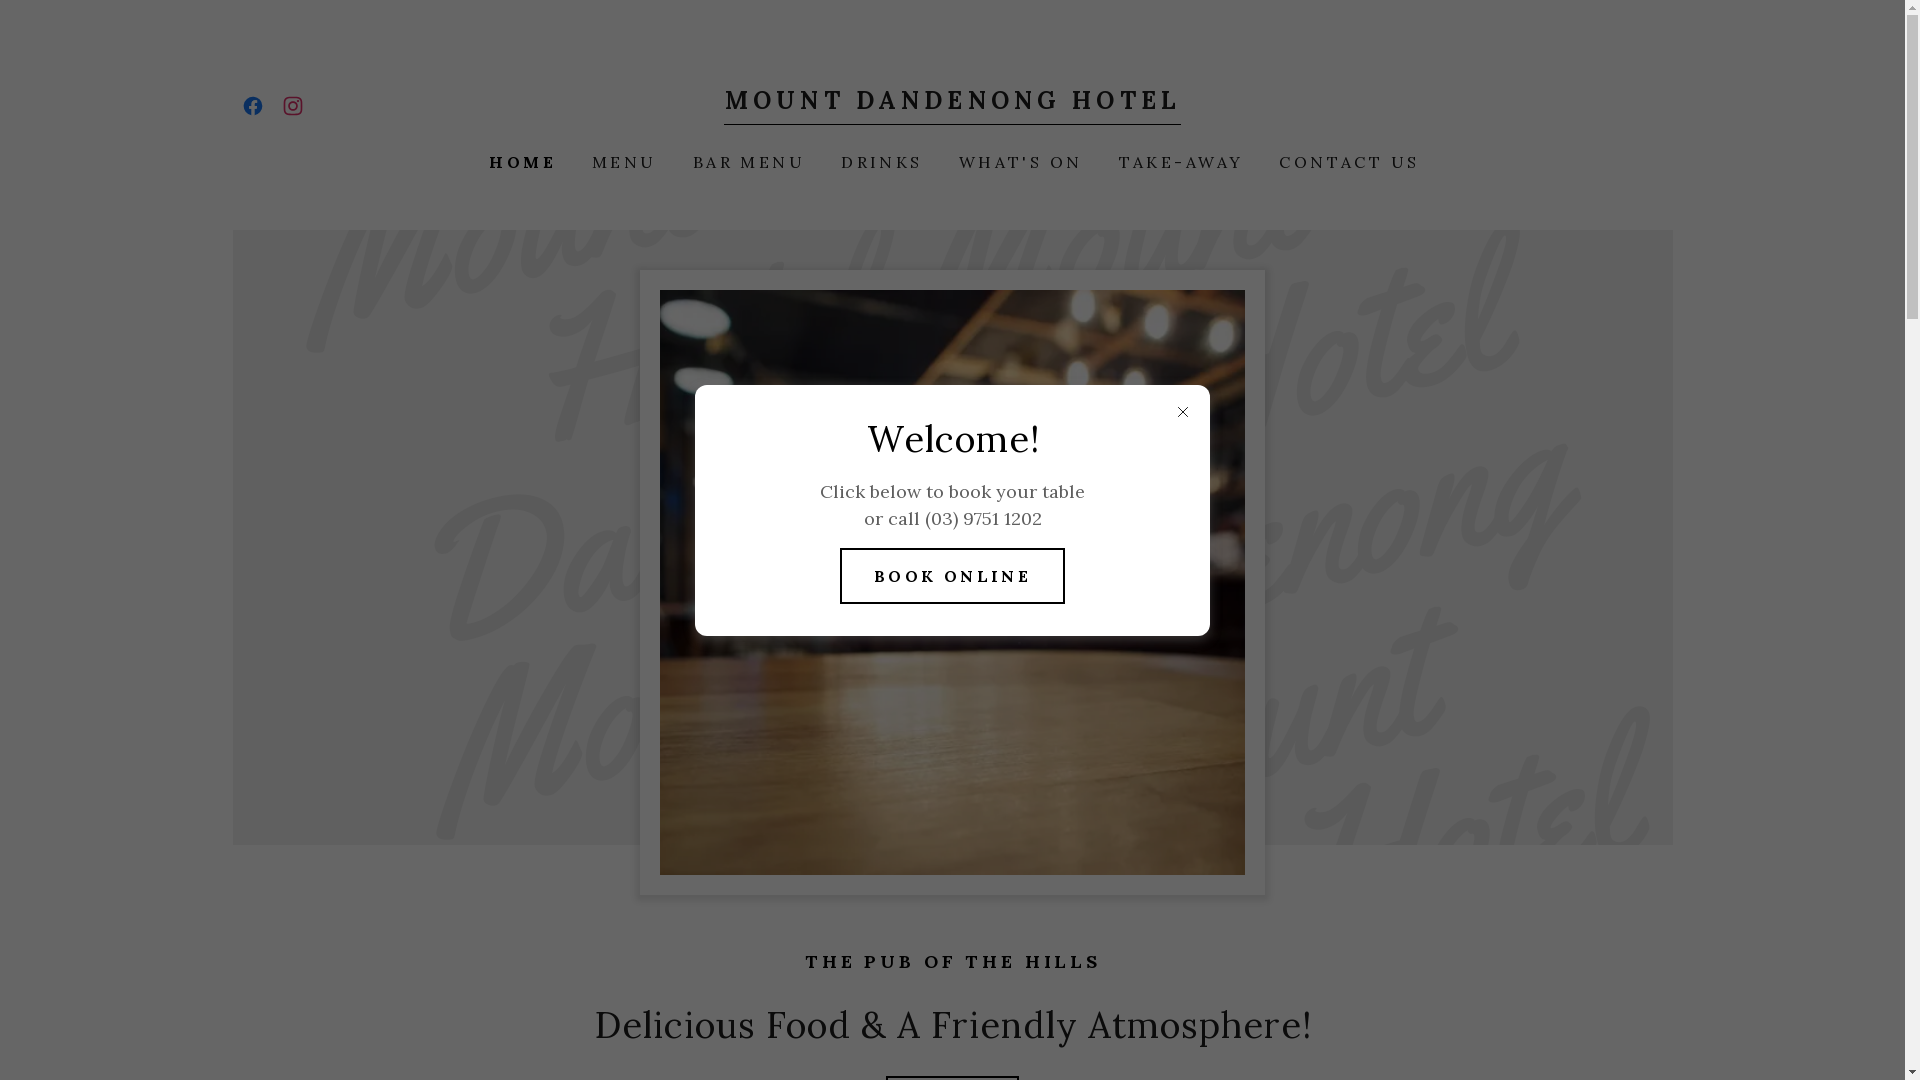 Image resolution: width=1920 pixels, height=1080 pixels. What do you see at coordinates (952, 575) in the screenshot?
I see `'BOOK ONLINE'` at bounding box center [952, 575].